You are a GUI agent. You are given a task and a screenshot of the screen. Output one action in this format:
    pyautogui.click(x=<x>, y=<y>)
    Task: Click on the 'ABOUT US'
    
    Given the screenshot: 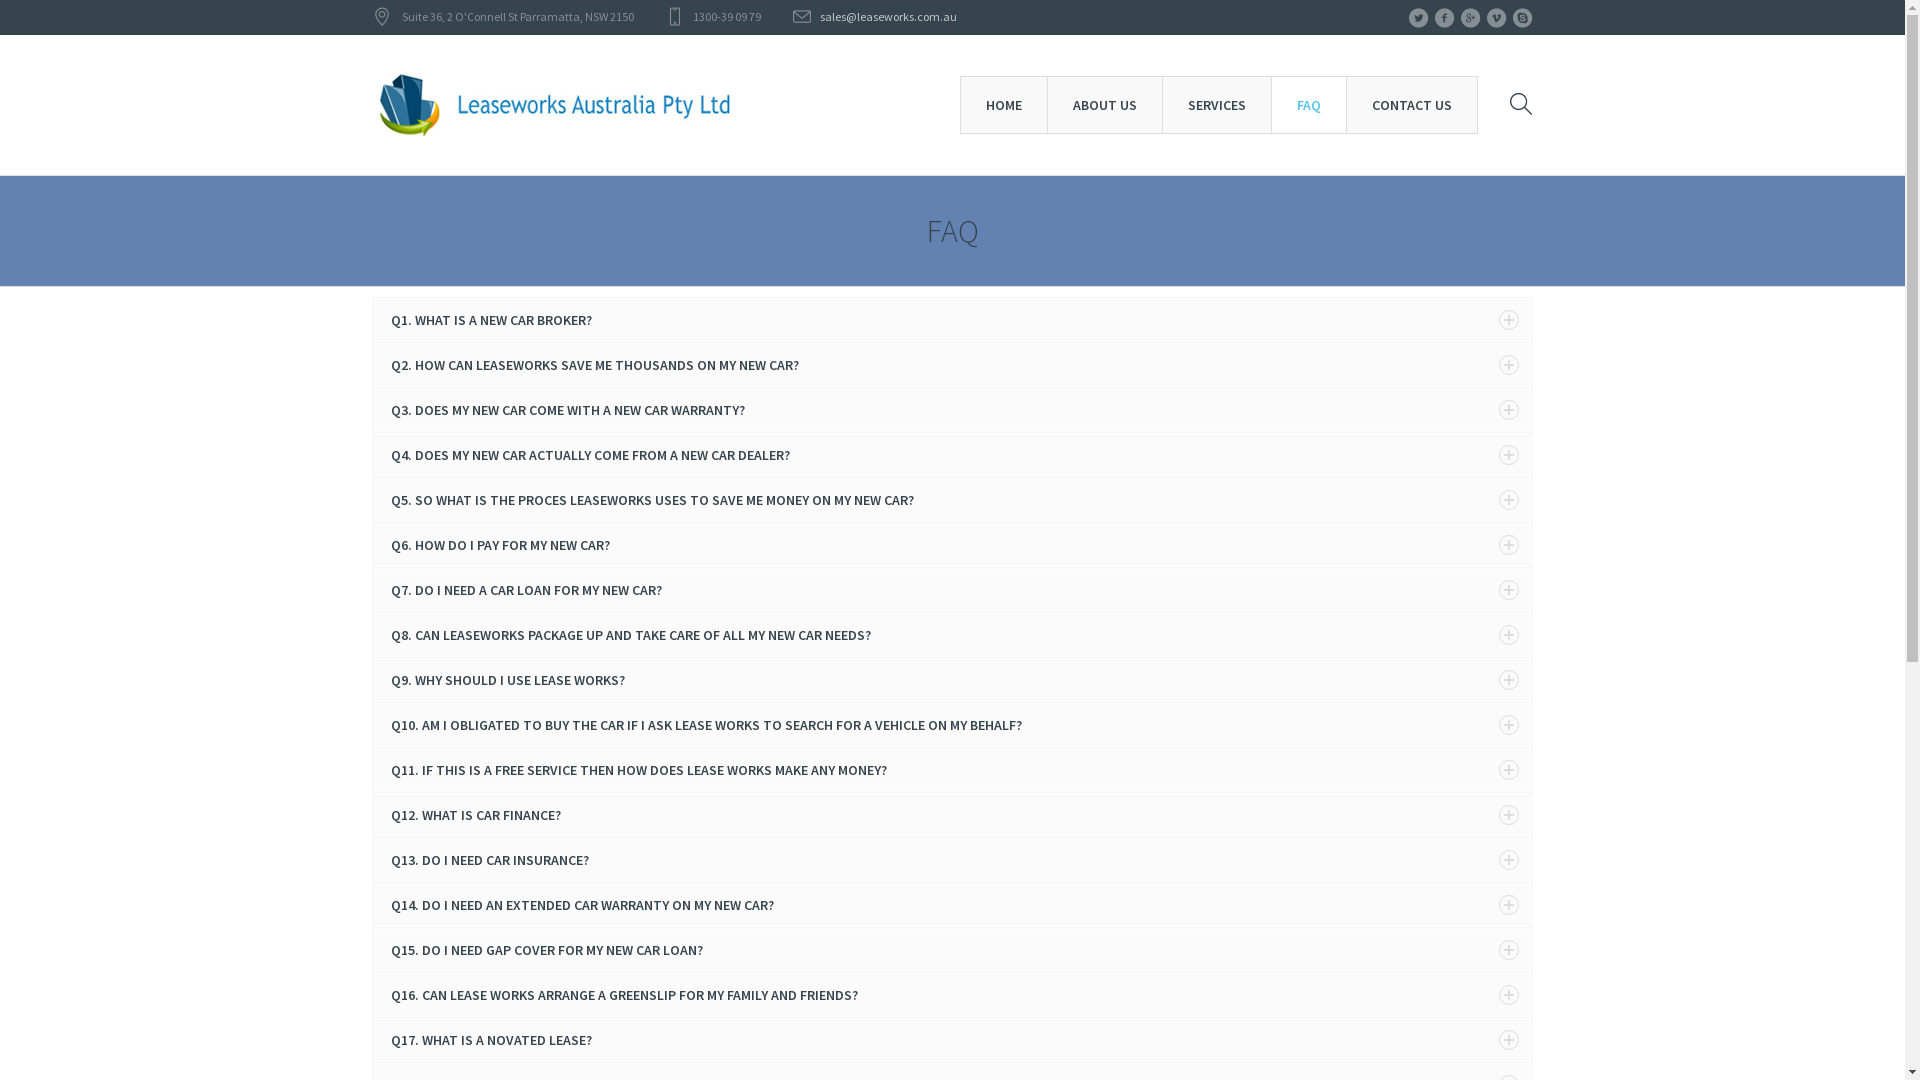 What is the action you would take?
    pyautogui.click(x=1045, y=104)
    